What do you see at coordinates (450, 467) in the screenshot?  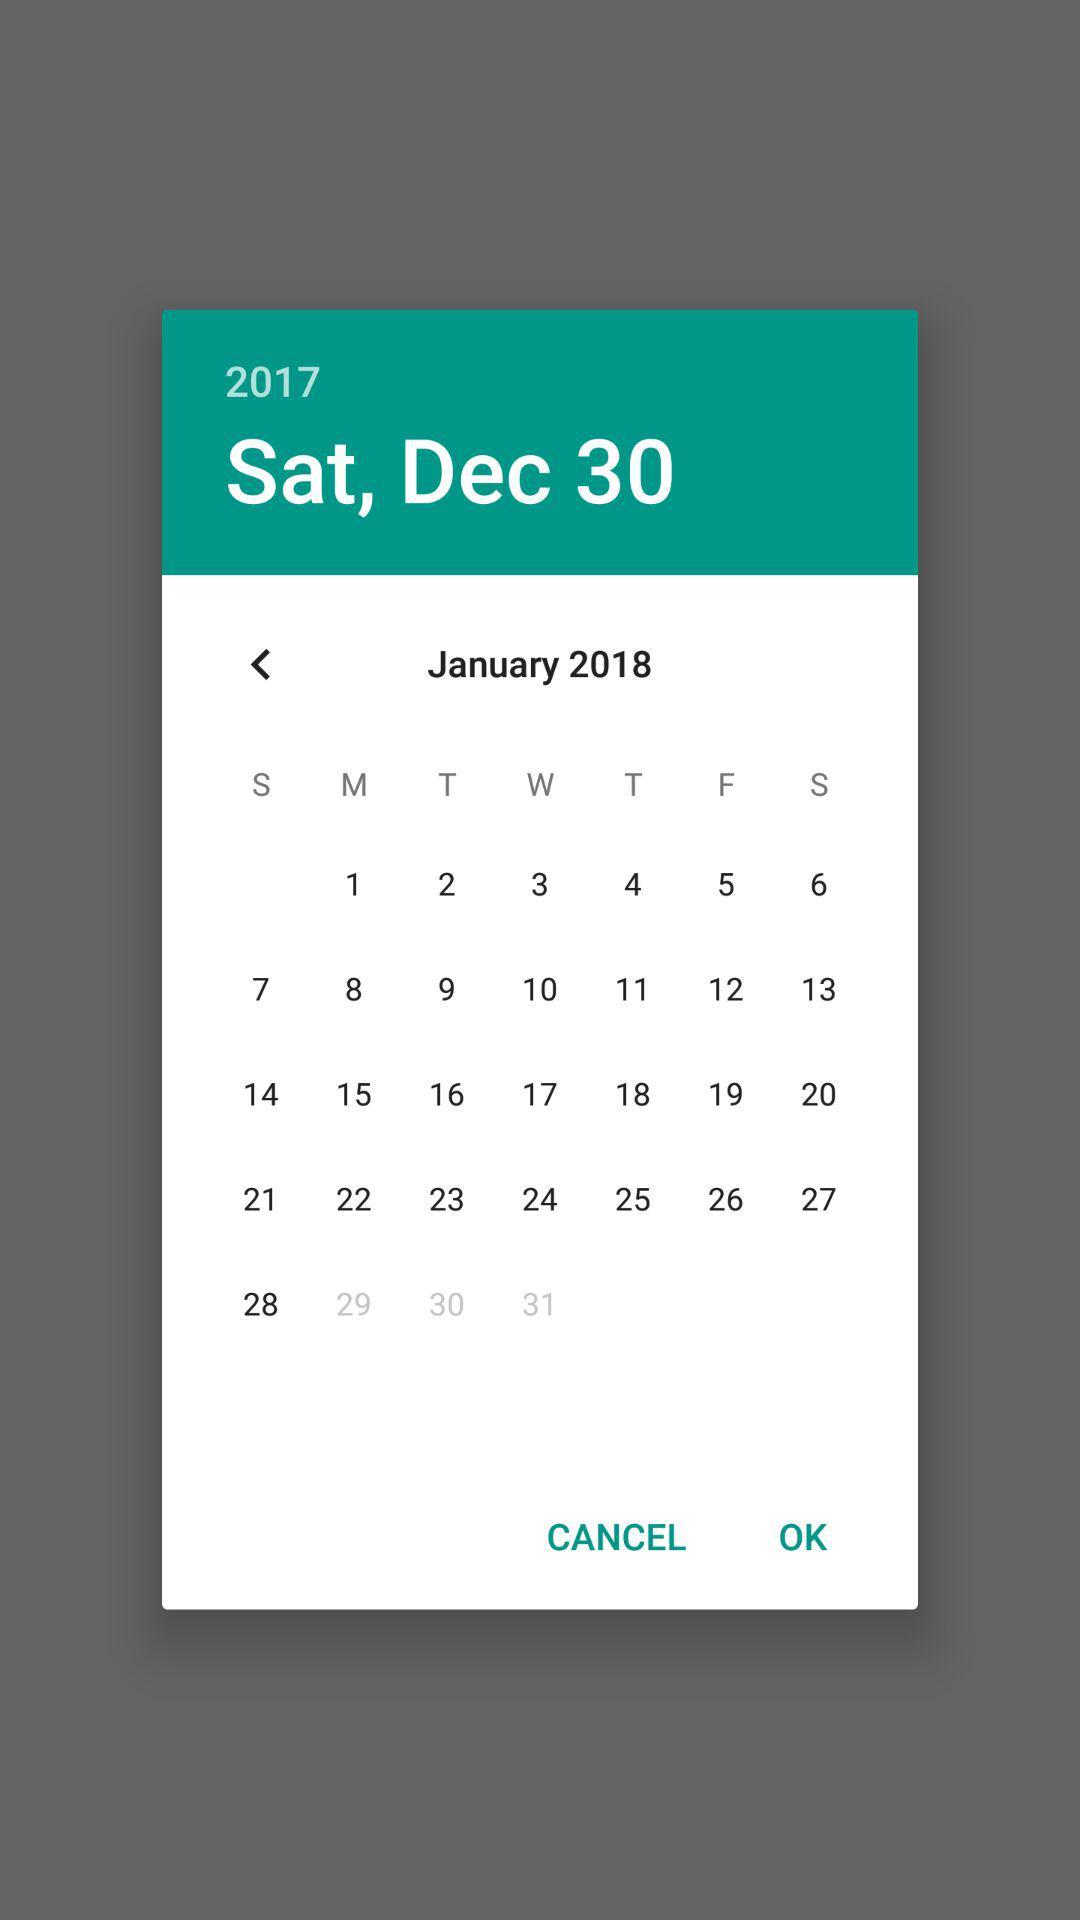 I see `sat, dec 30` at bounding box center [450, 467].